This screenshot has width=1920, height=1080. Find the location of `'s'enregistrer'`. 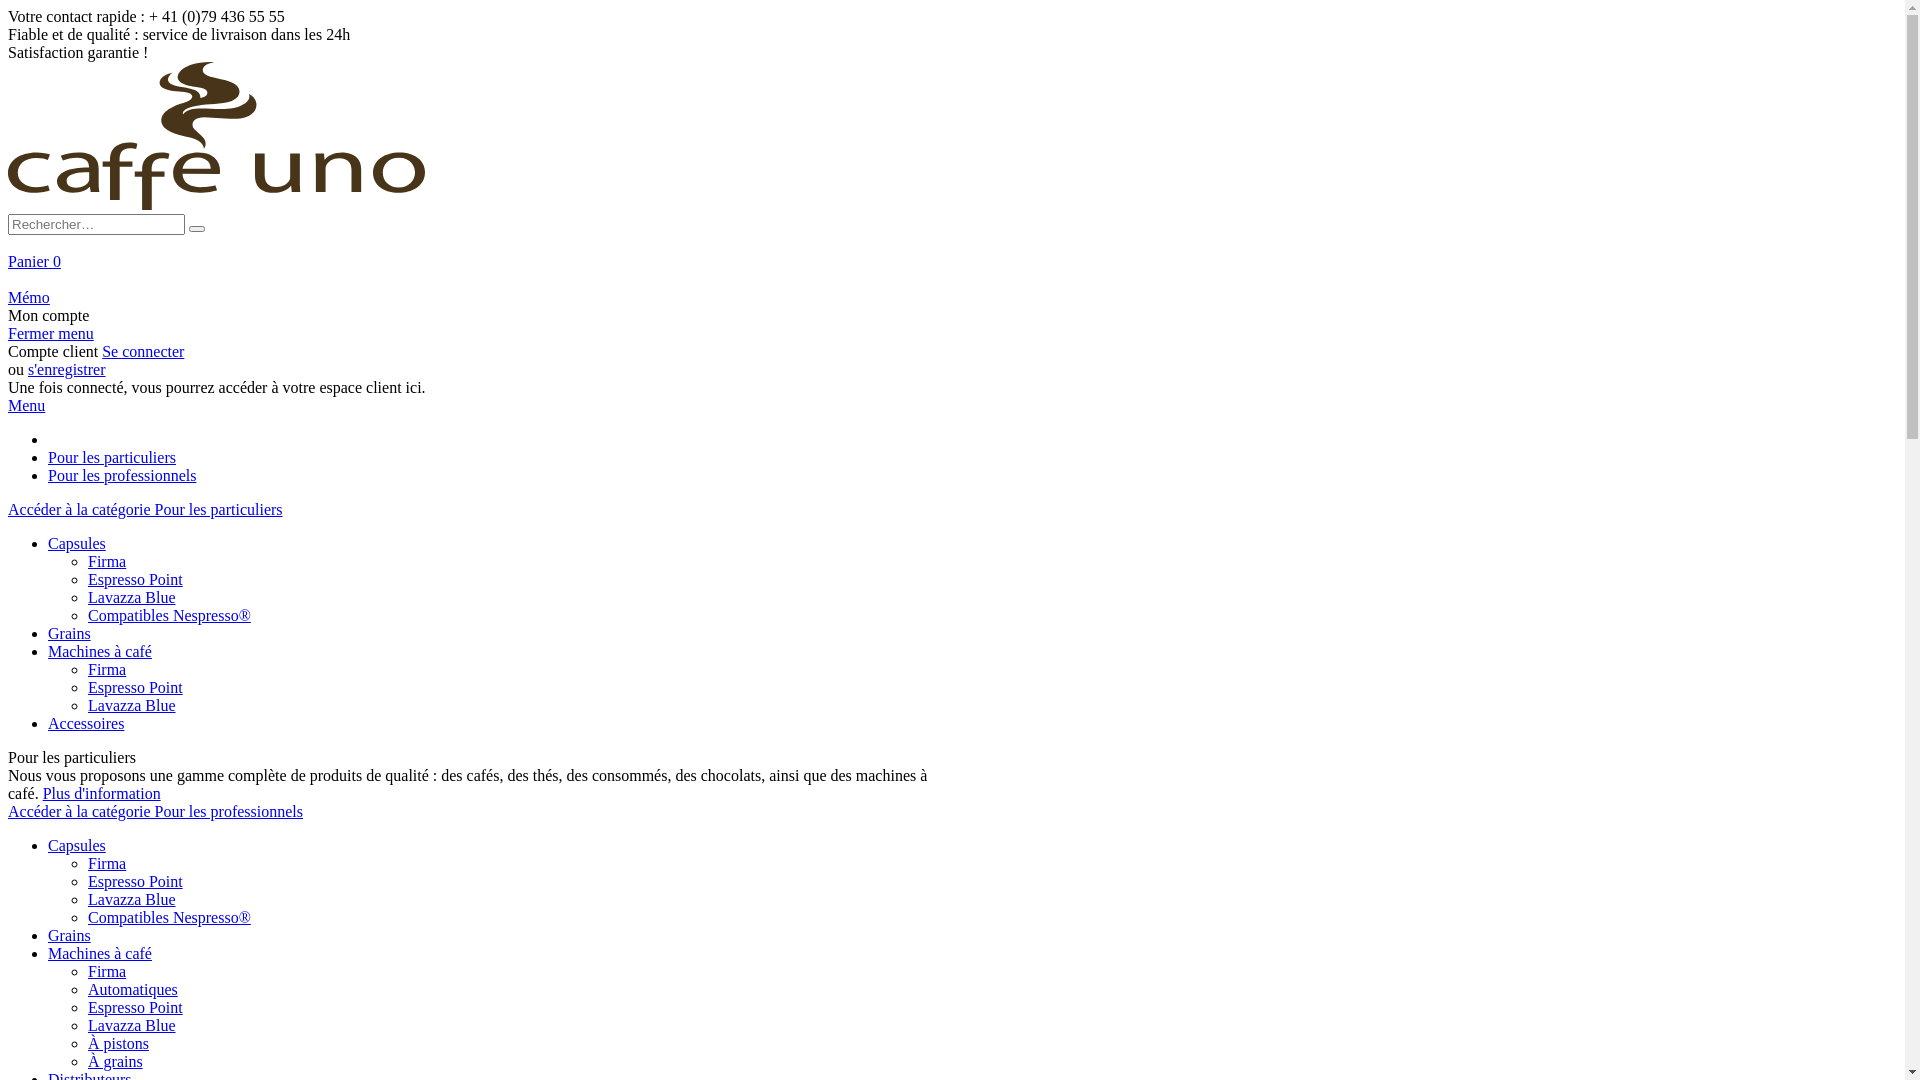

's'enregistrer' is located at coordinates (67, 368).